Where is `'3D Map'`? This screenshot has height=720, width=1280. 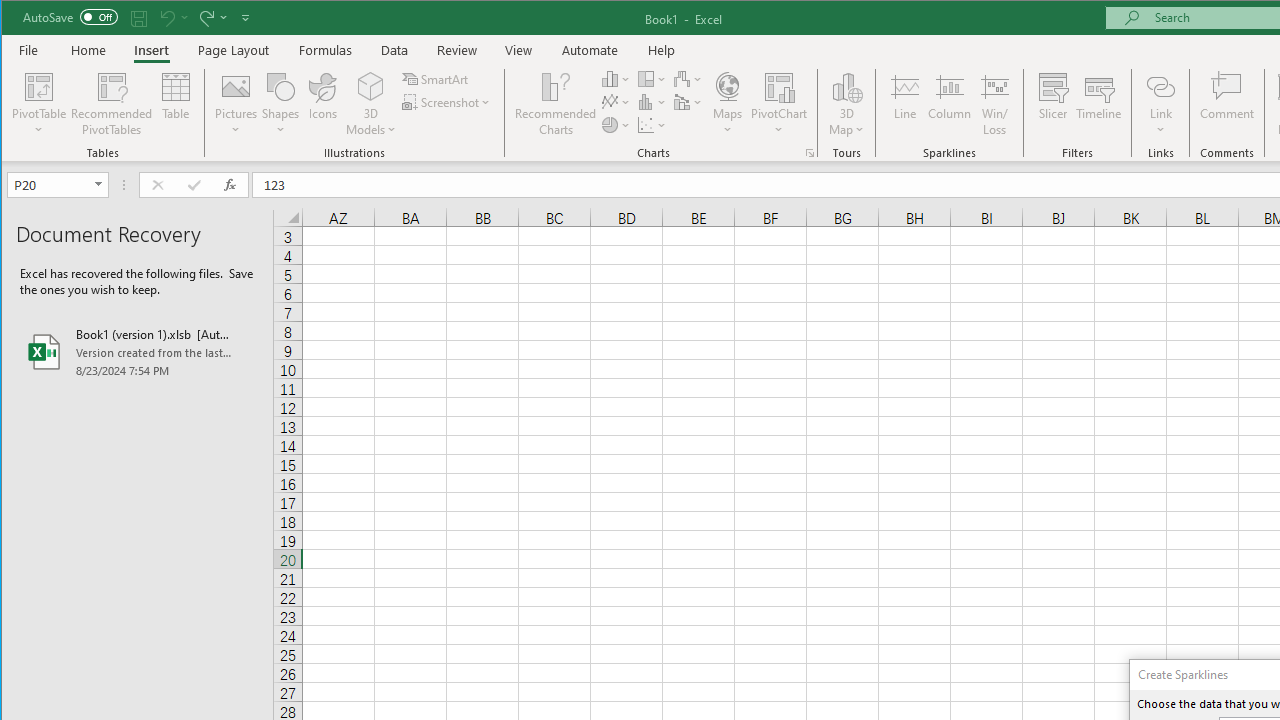 '3D Map' is located at coordinates (846, 104).